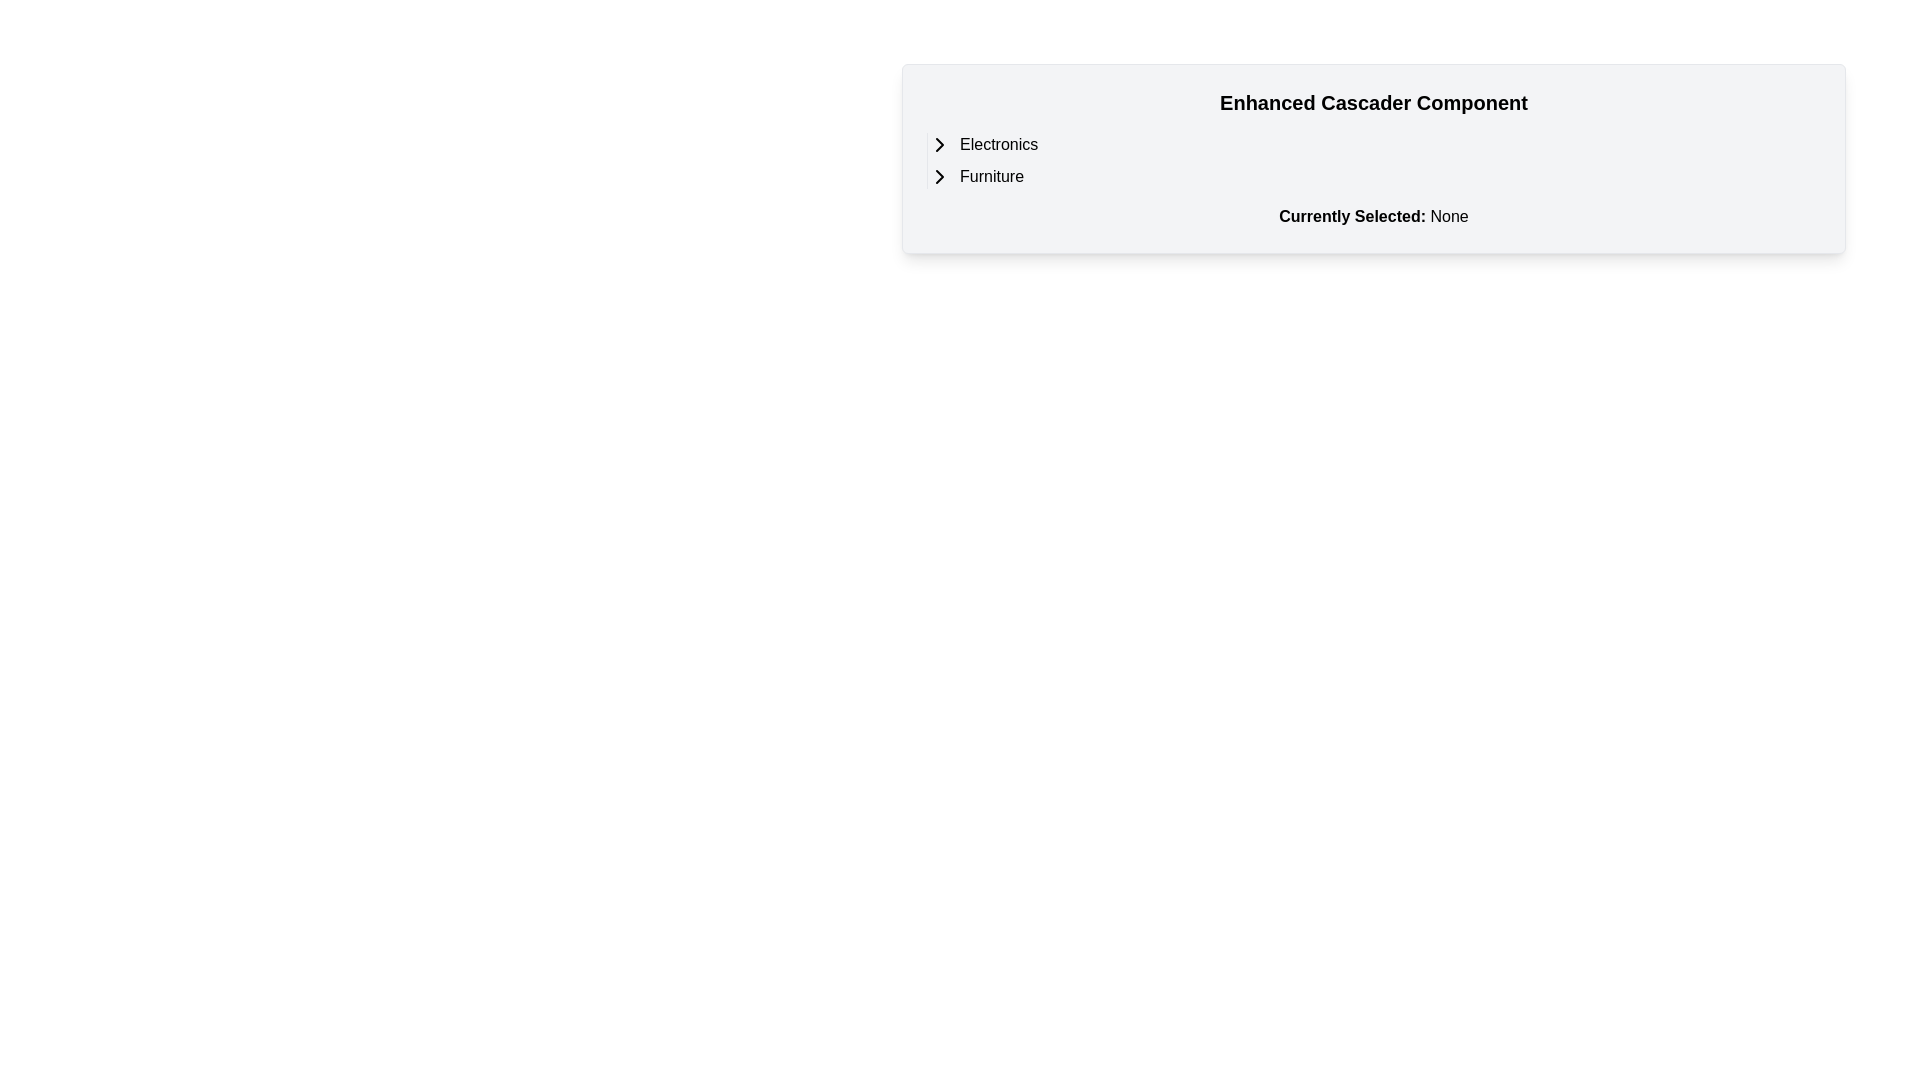  Describe the element at coordinates (939, 144) in the screenshot. I see `the right-pointing chevron icon` at that location.